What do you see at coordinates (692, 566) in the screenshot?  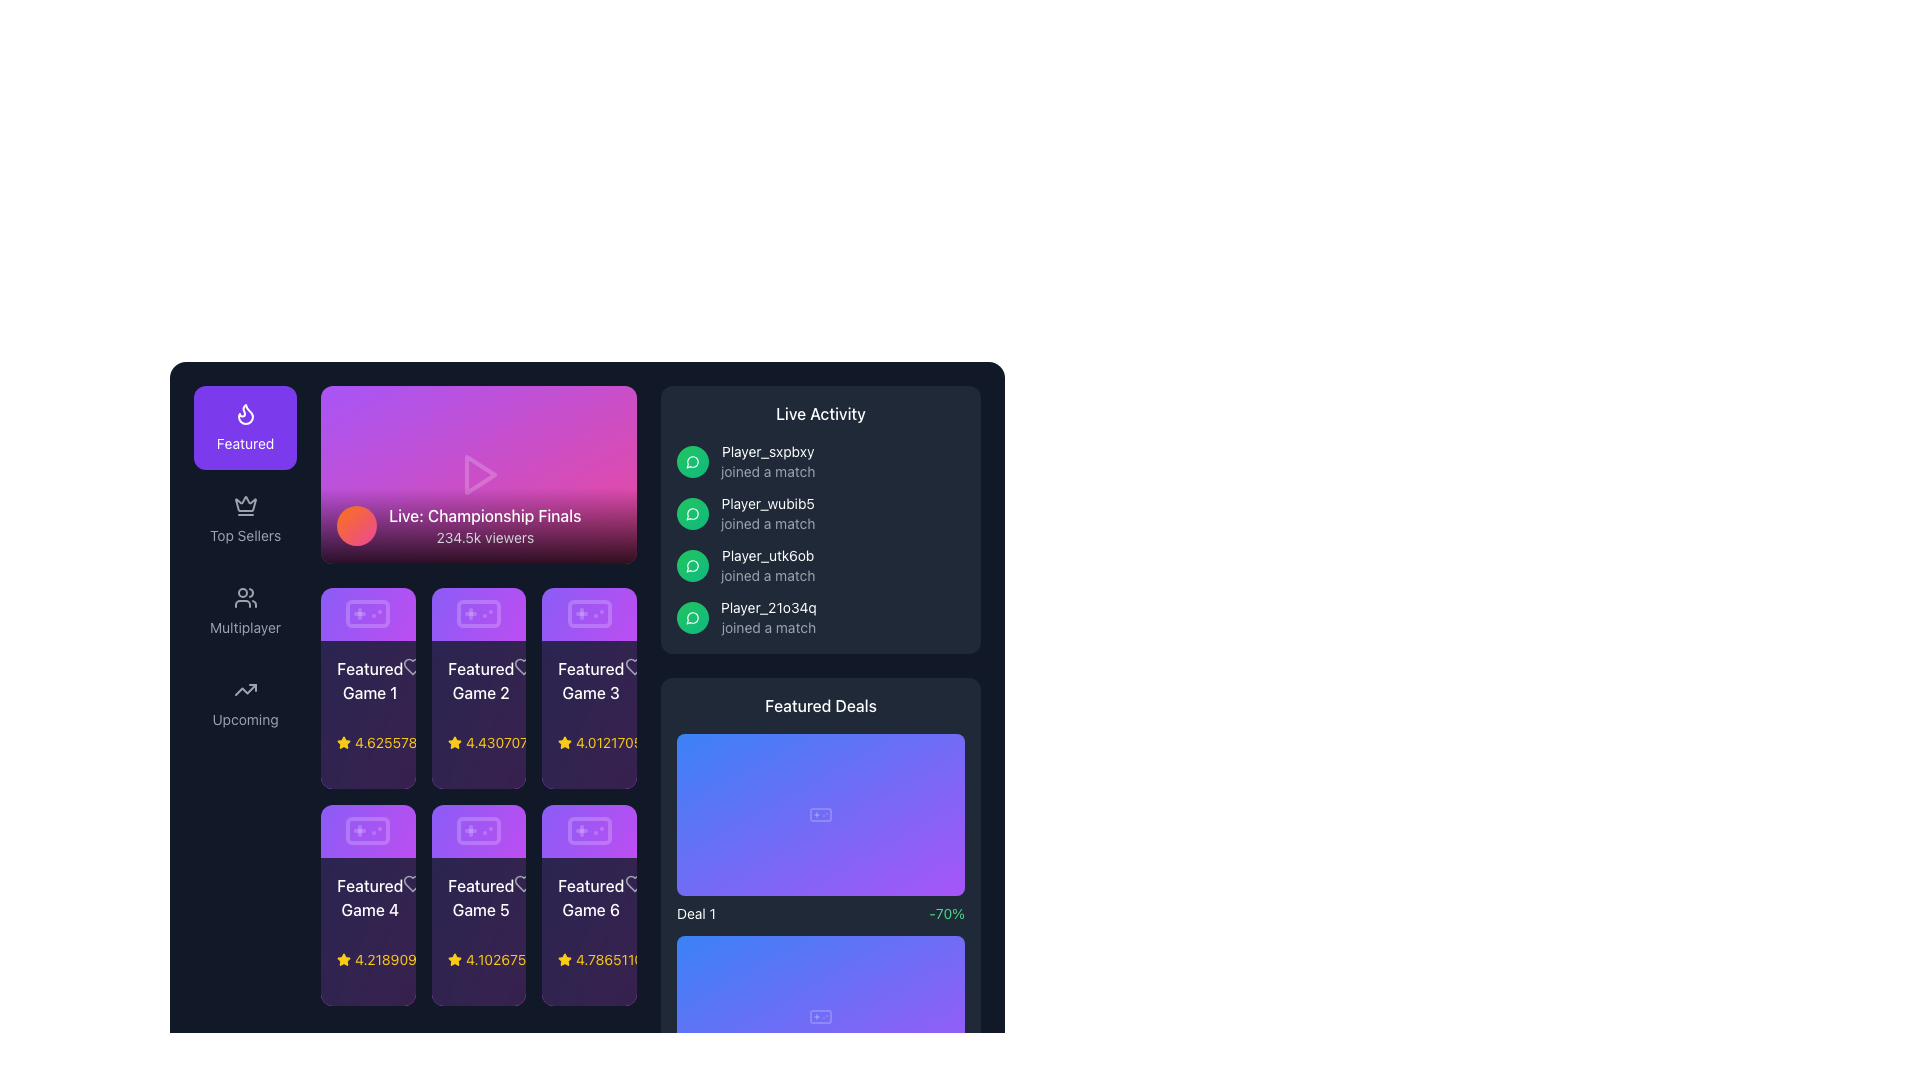 I see `the green circular icon with a speech bubble outline located in the 'Live Activity' section, which is the third icon in a vertical list` at bounding box center [692, 566].